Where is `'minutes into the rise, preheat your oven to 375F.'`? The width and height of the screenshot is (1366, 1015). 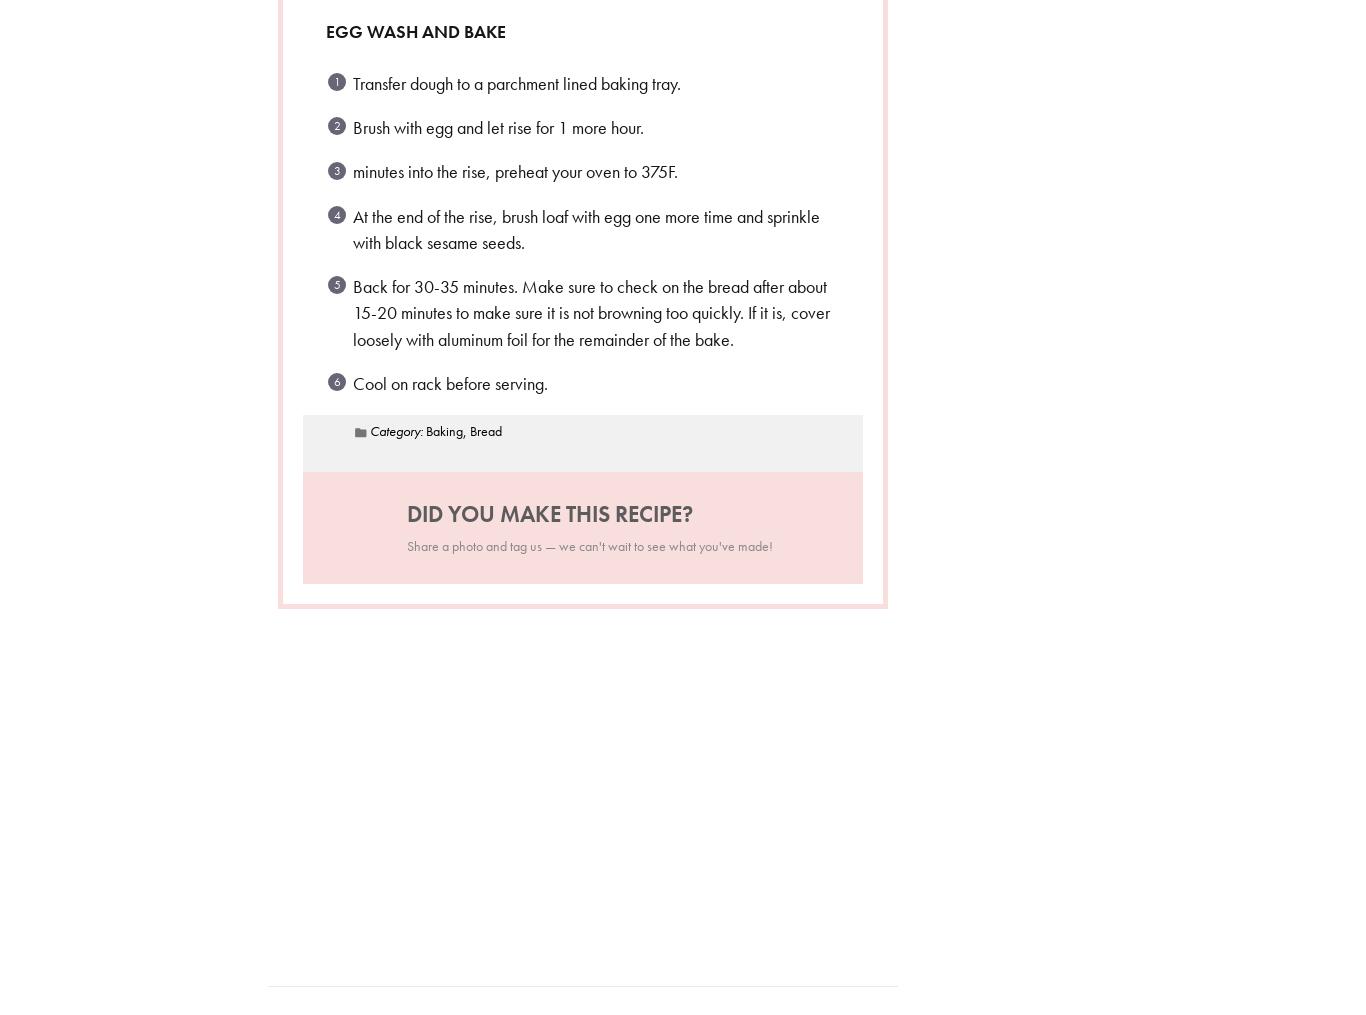
'minutes into the rise, preheat your oven to 375F.' is located at coordinates (514, 170).